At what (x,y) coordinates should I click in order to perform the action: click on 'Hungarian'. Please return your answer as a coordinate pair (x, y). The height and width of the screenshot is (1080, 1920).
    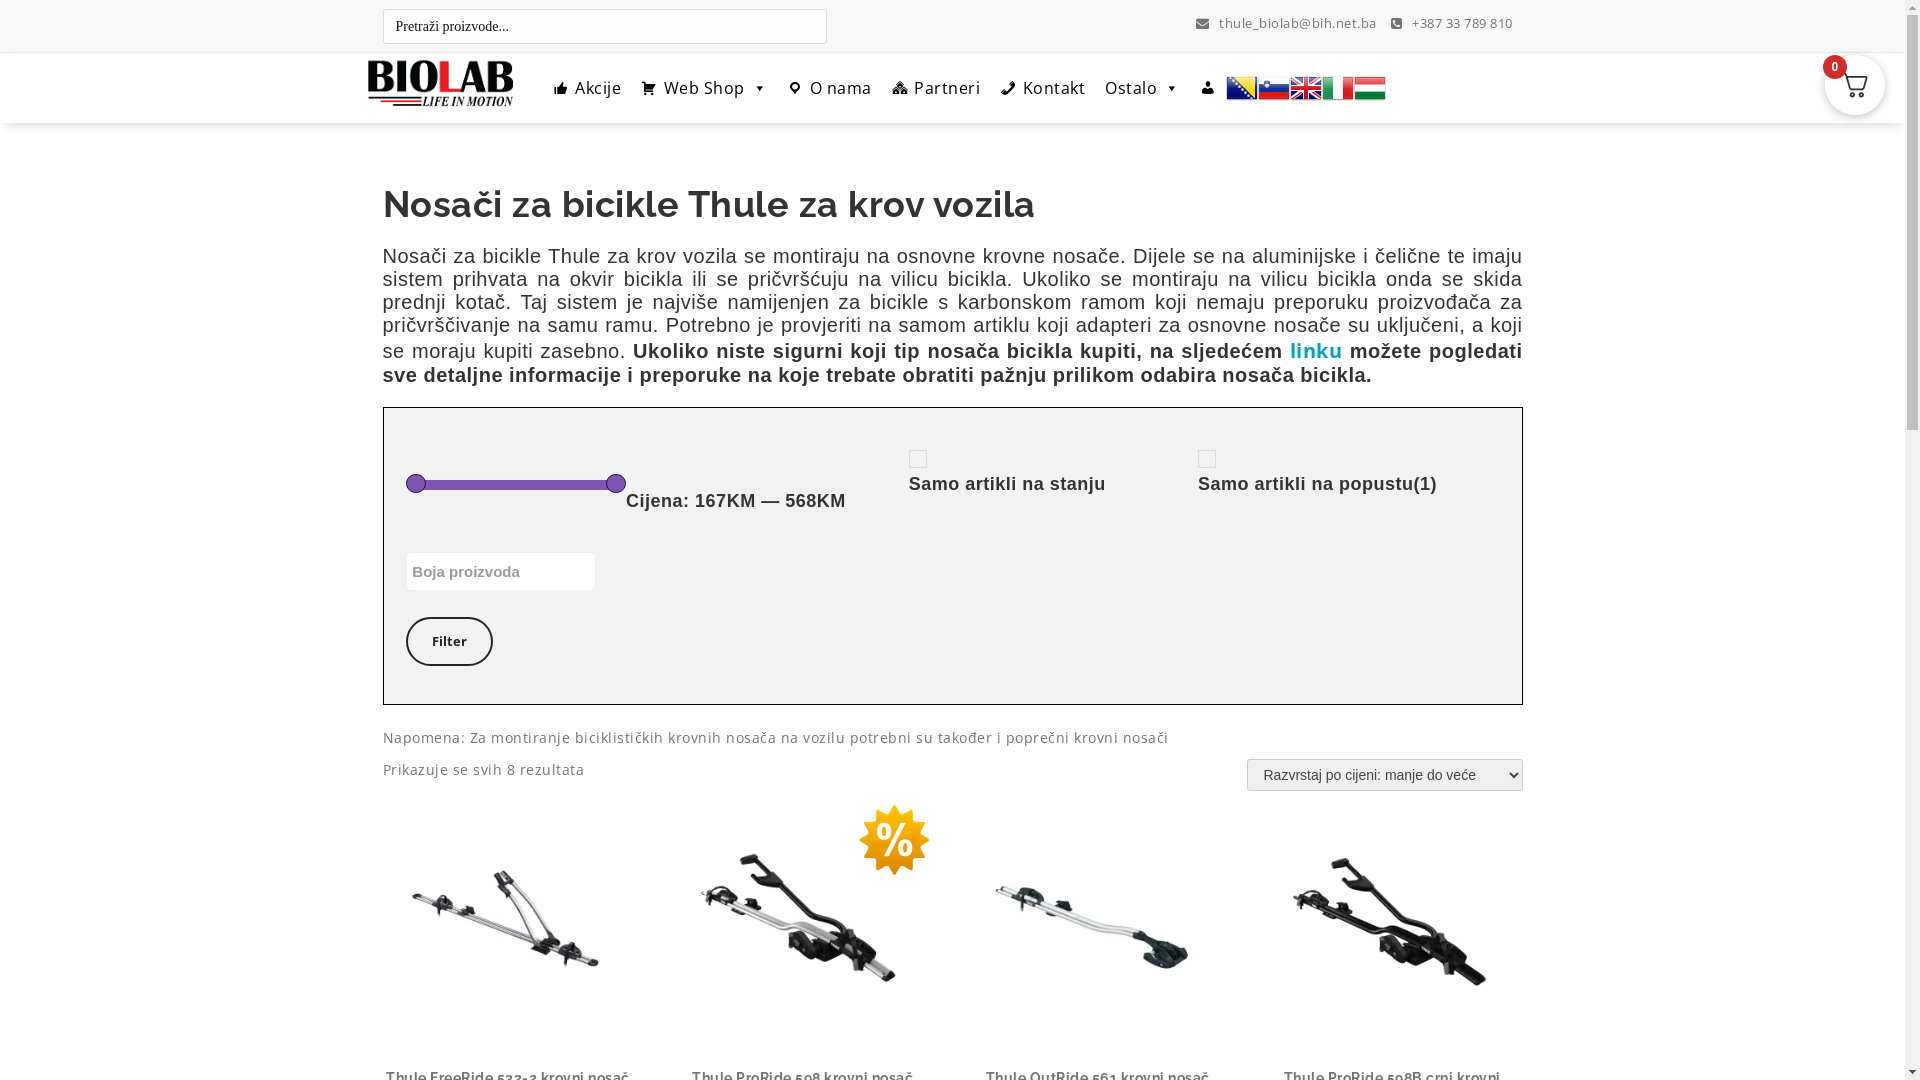
    Looking at the image, I should click on (1353, 87).